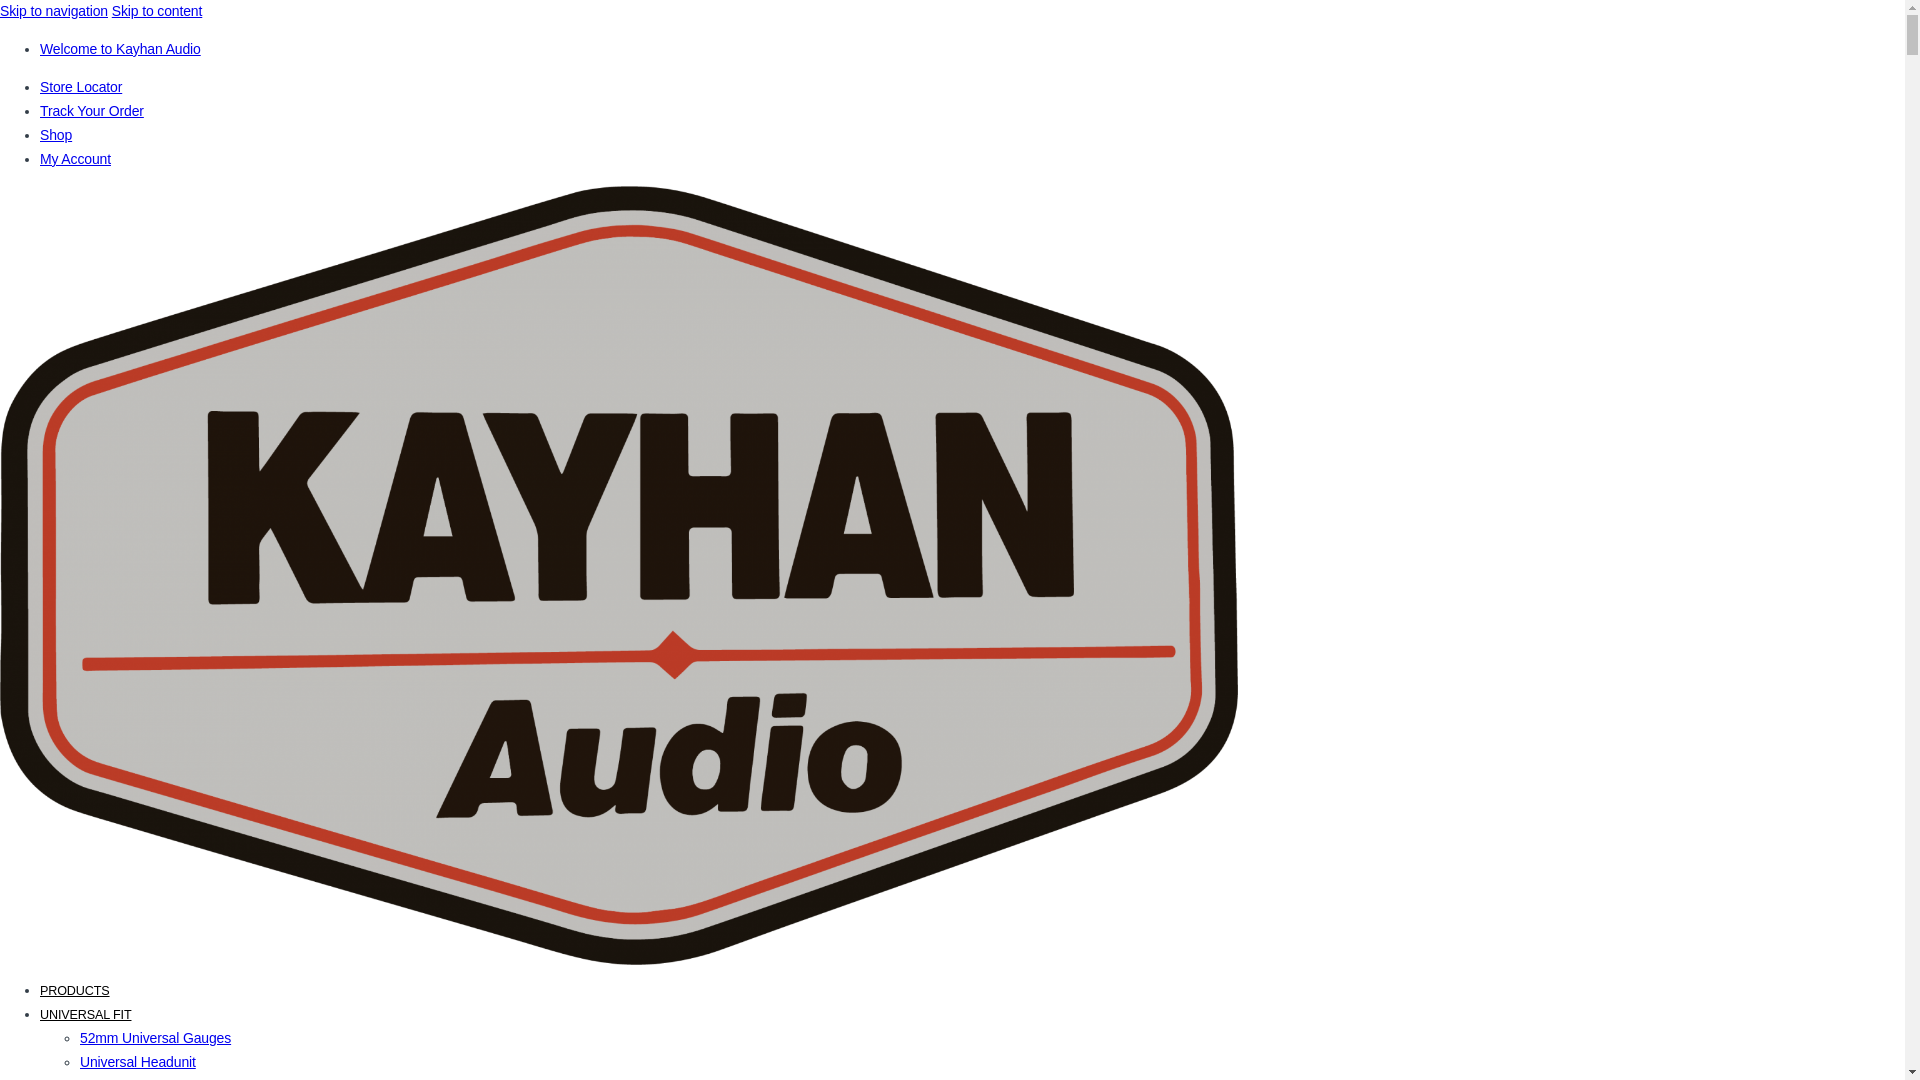 The image size is (1920, 1080). Describe the element at coordinates (154, 1036) in the screenshot. I see `'52mm Universal Gauges'` at that location.